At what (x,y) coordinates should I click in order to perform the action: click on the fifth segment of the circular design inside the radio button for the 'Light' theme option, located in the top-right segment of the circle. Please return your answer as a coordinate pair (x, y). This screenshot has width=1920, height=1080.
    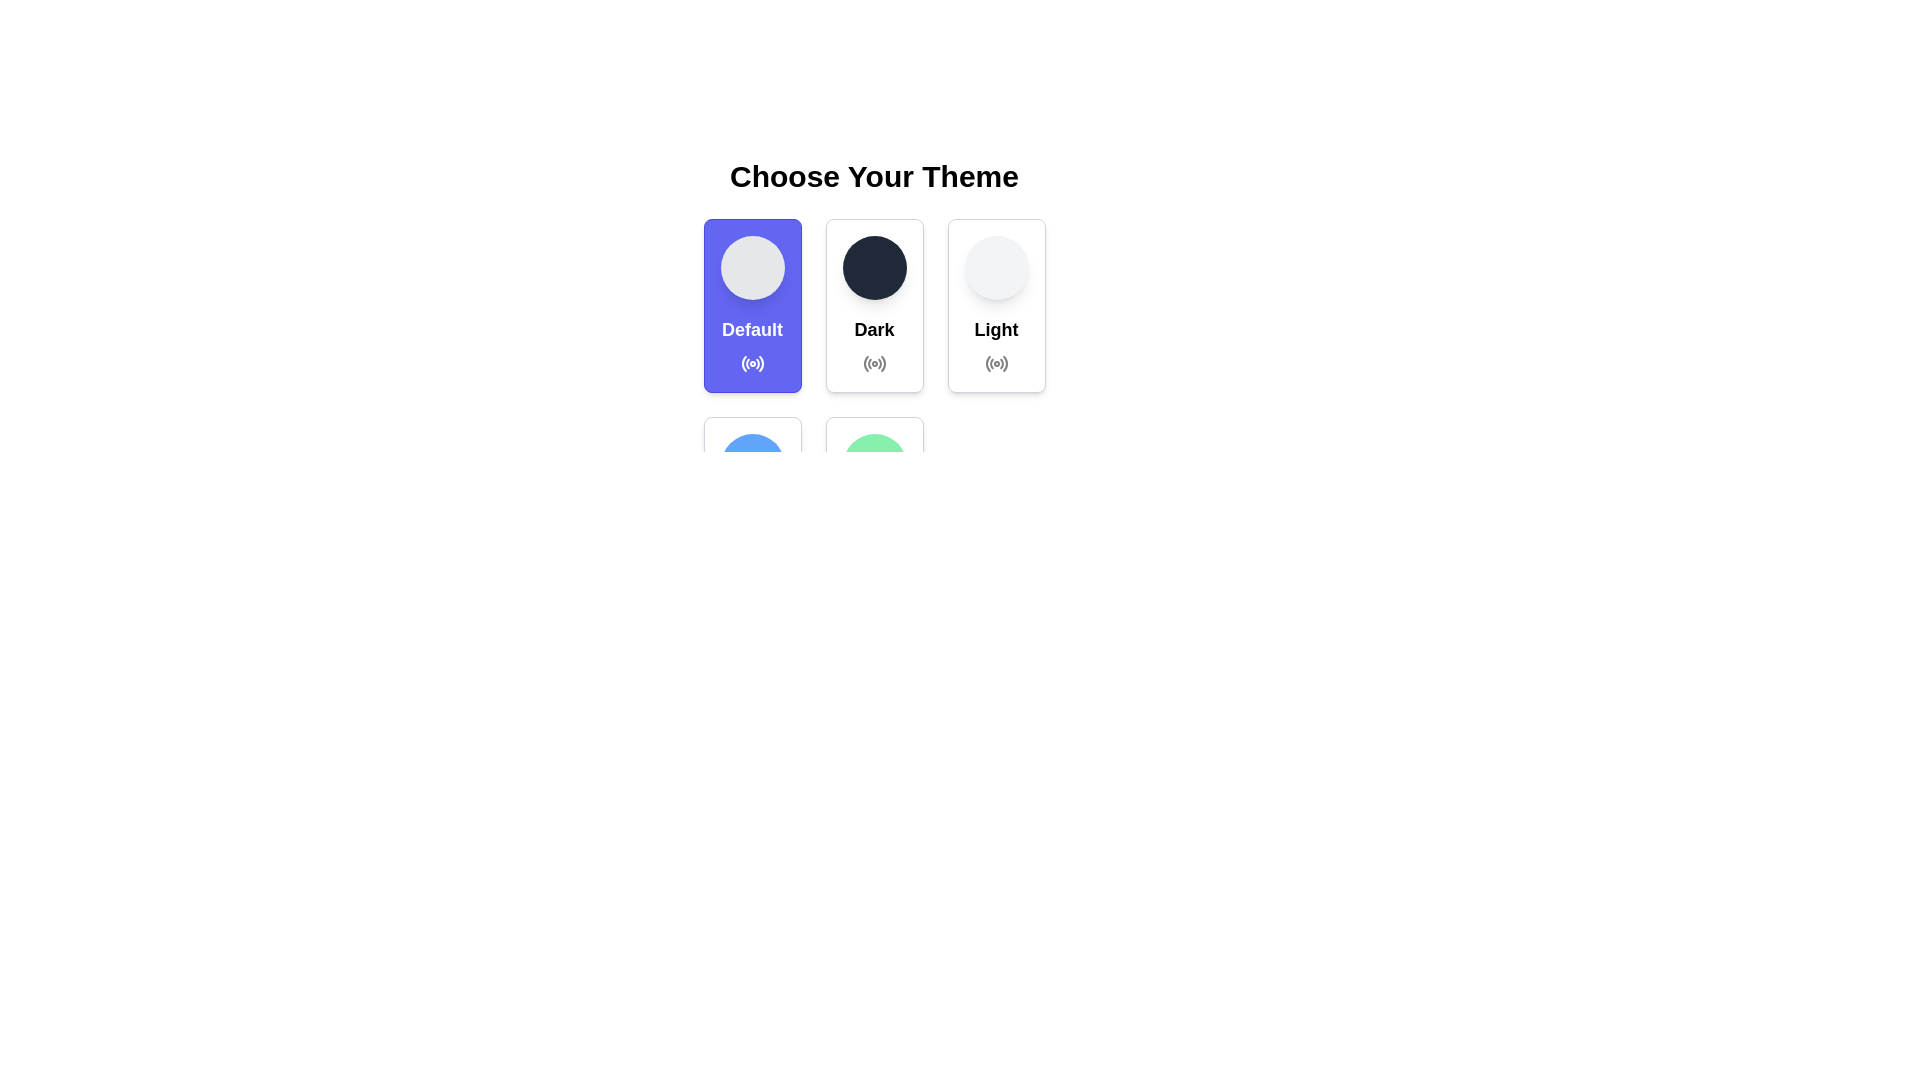
    Looking at the image, I should click on (1005, 363).